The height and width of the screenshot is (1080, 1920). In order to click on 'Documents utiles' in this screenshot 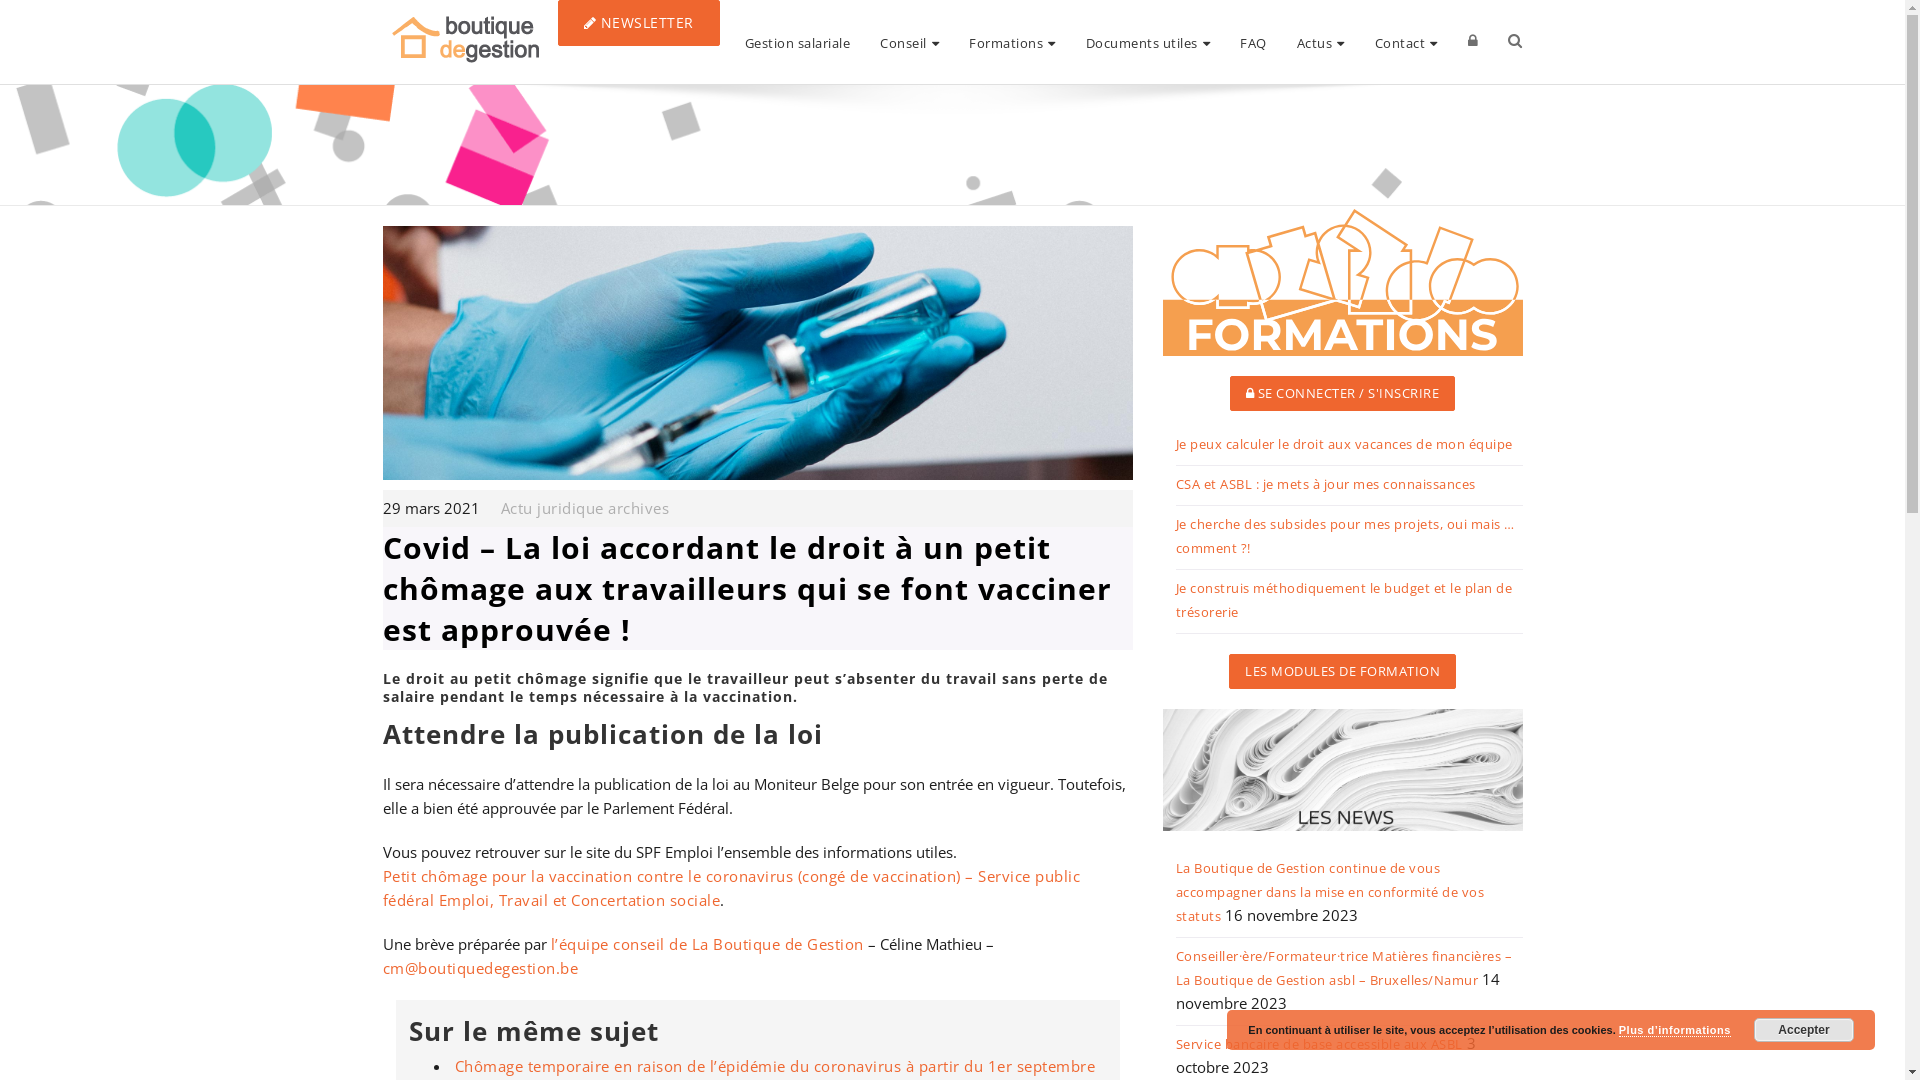, I will do `click(1147, 42)`.